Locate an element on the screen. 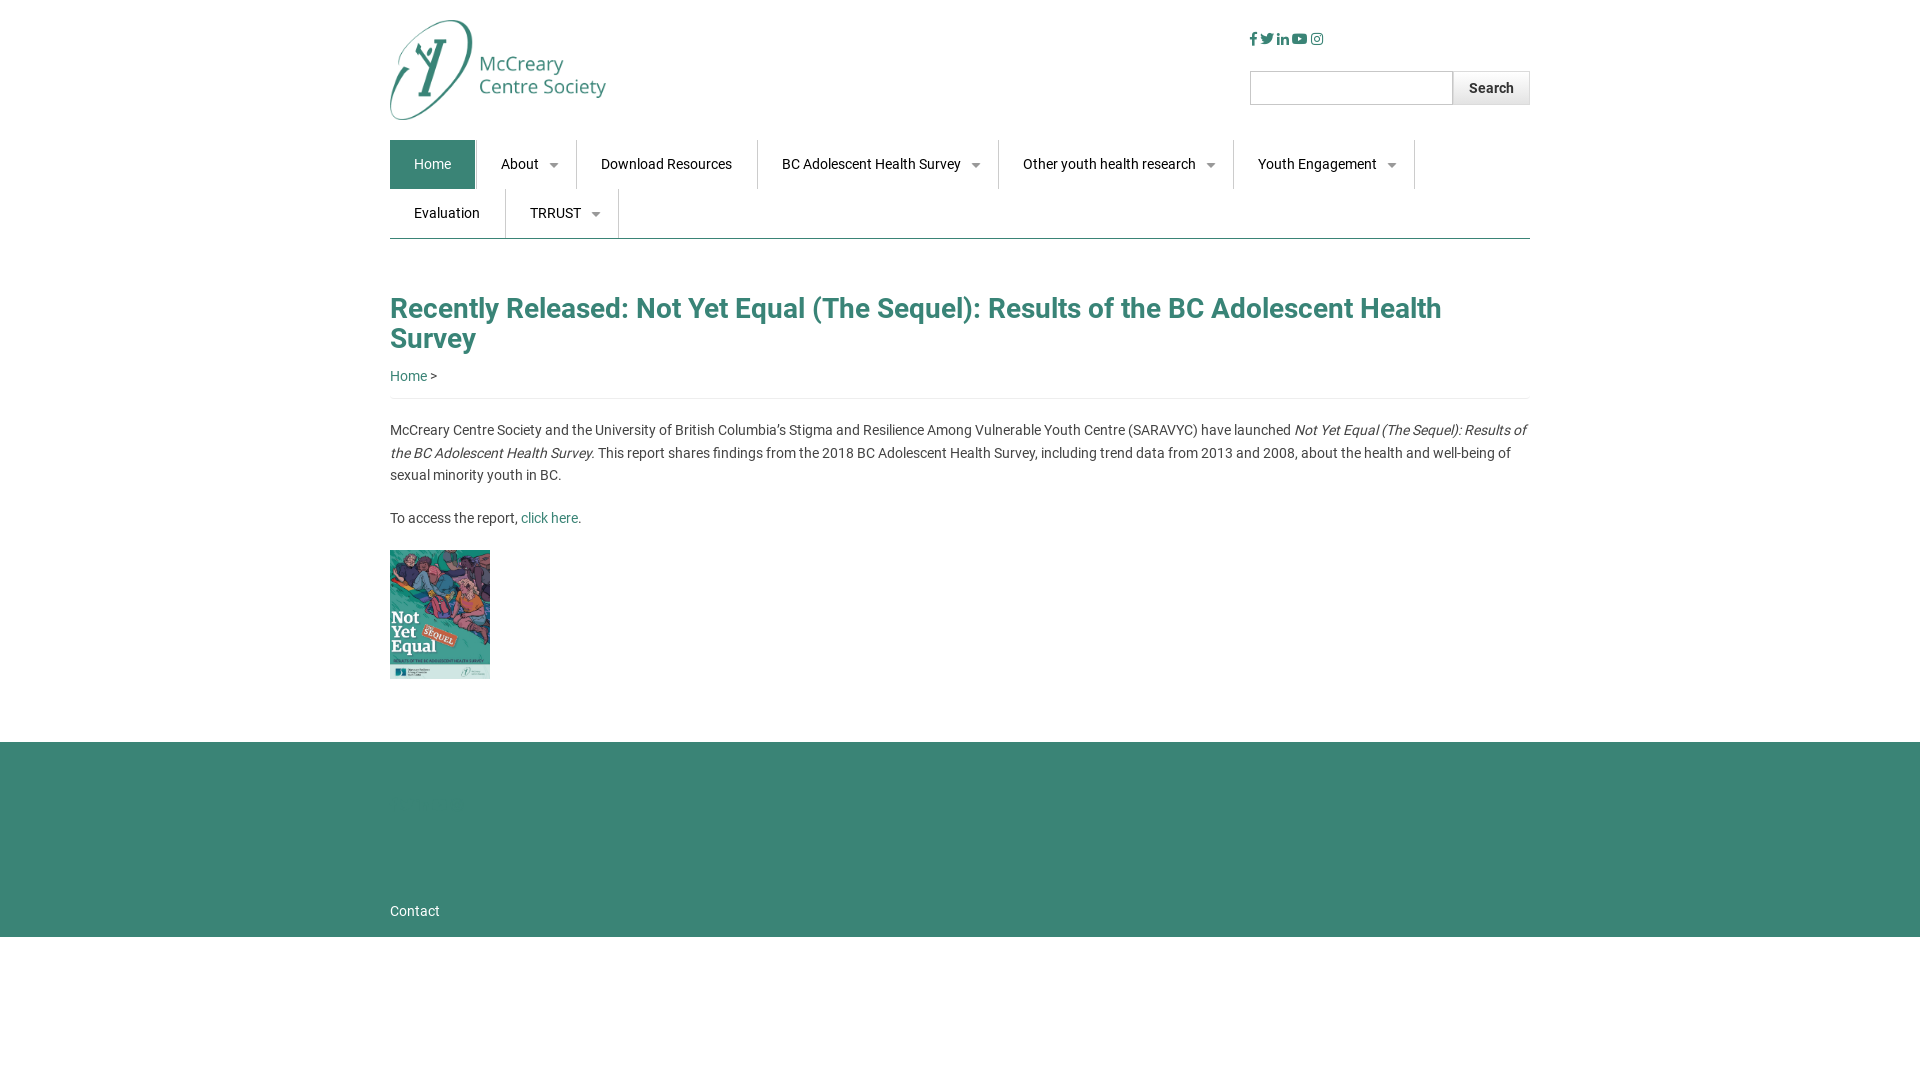 The image size is (1920, 1080). 'Enter the terms you wish to search for.' is located at coordinates (1351, 87).